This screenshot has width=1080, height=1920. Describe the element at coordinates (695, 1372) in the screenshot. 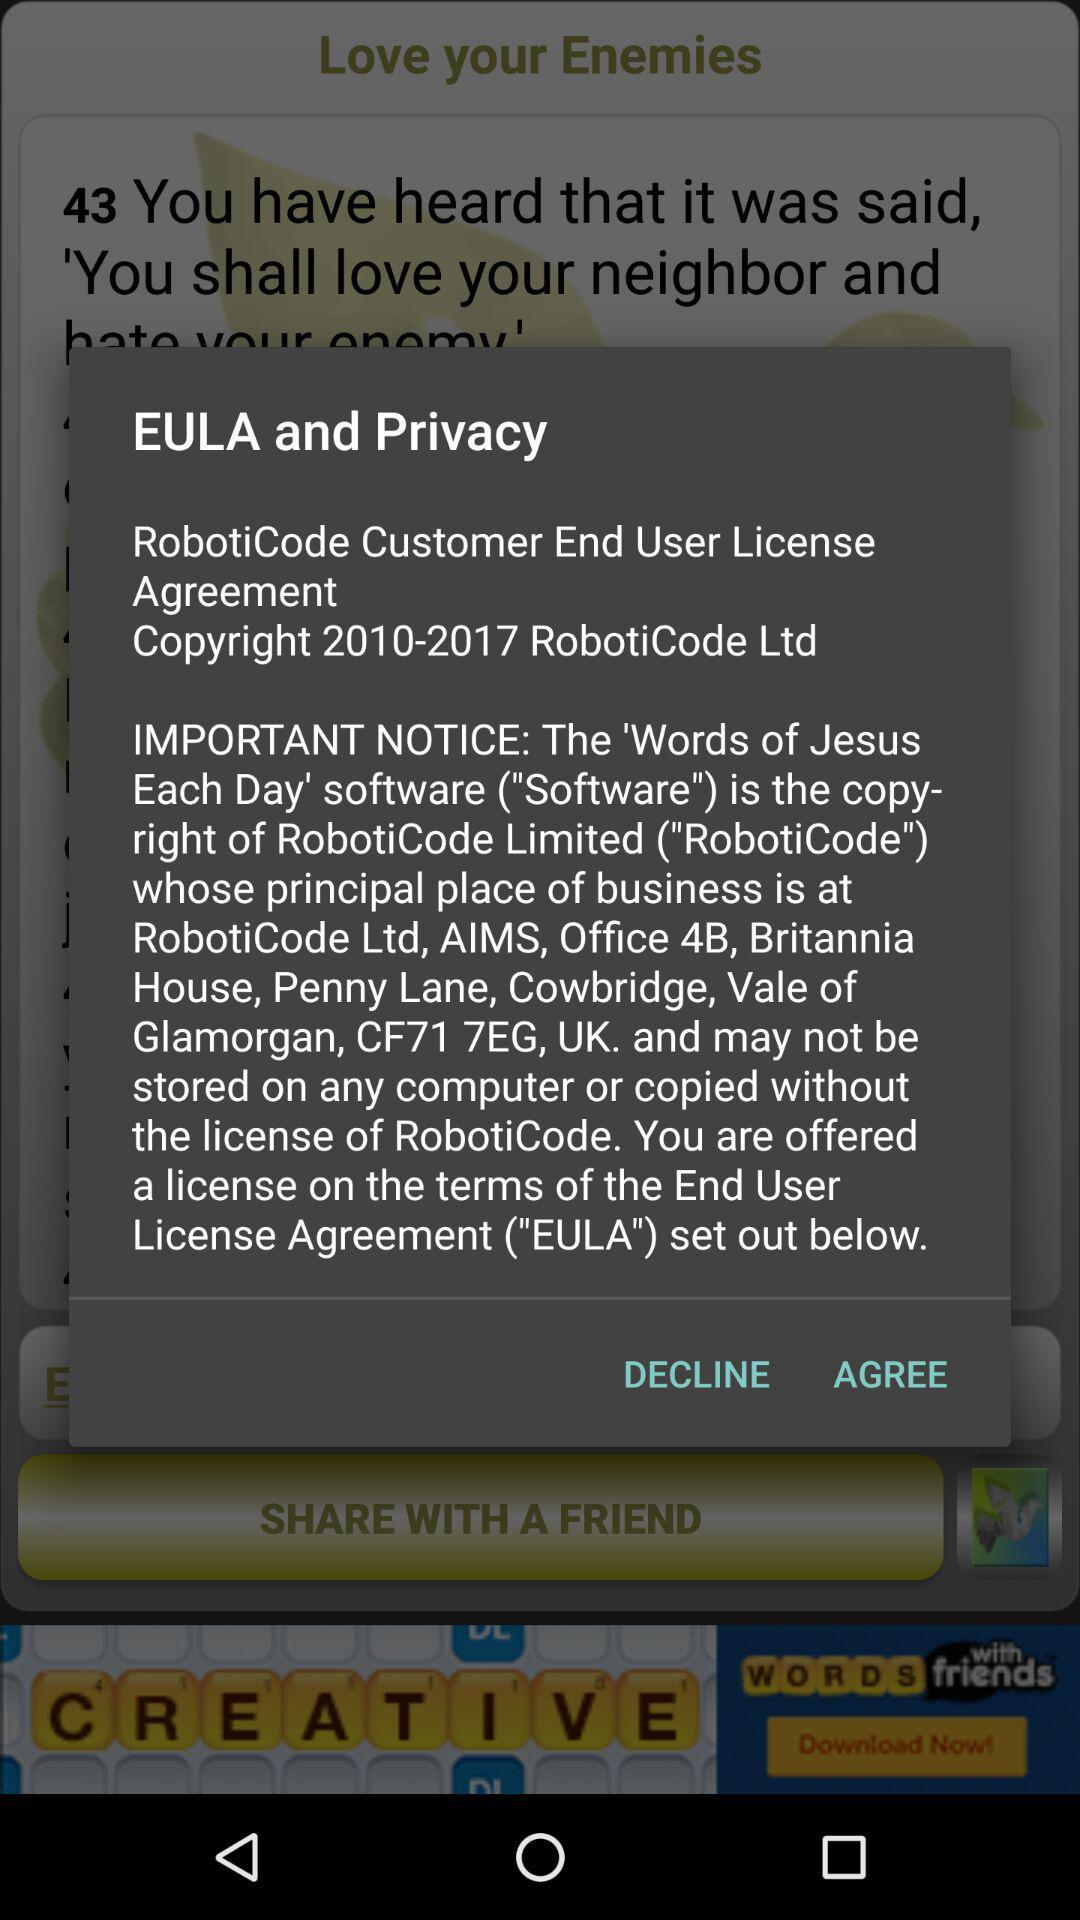

I see `the button next to the agree` at that location.